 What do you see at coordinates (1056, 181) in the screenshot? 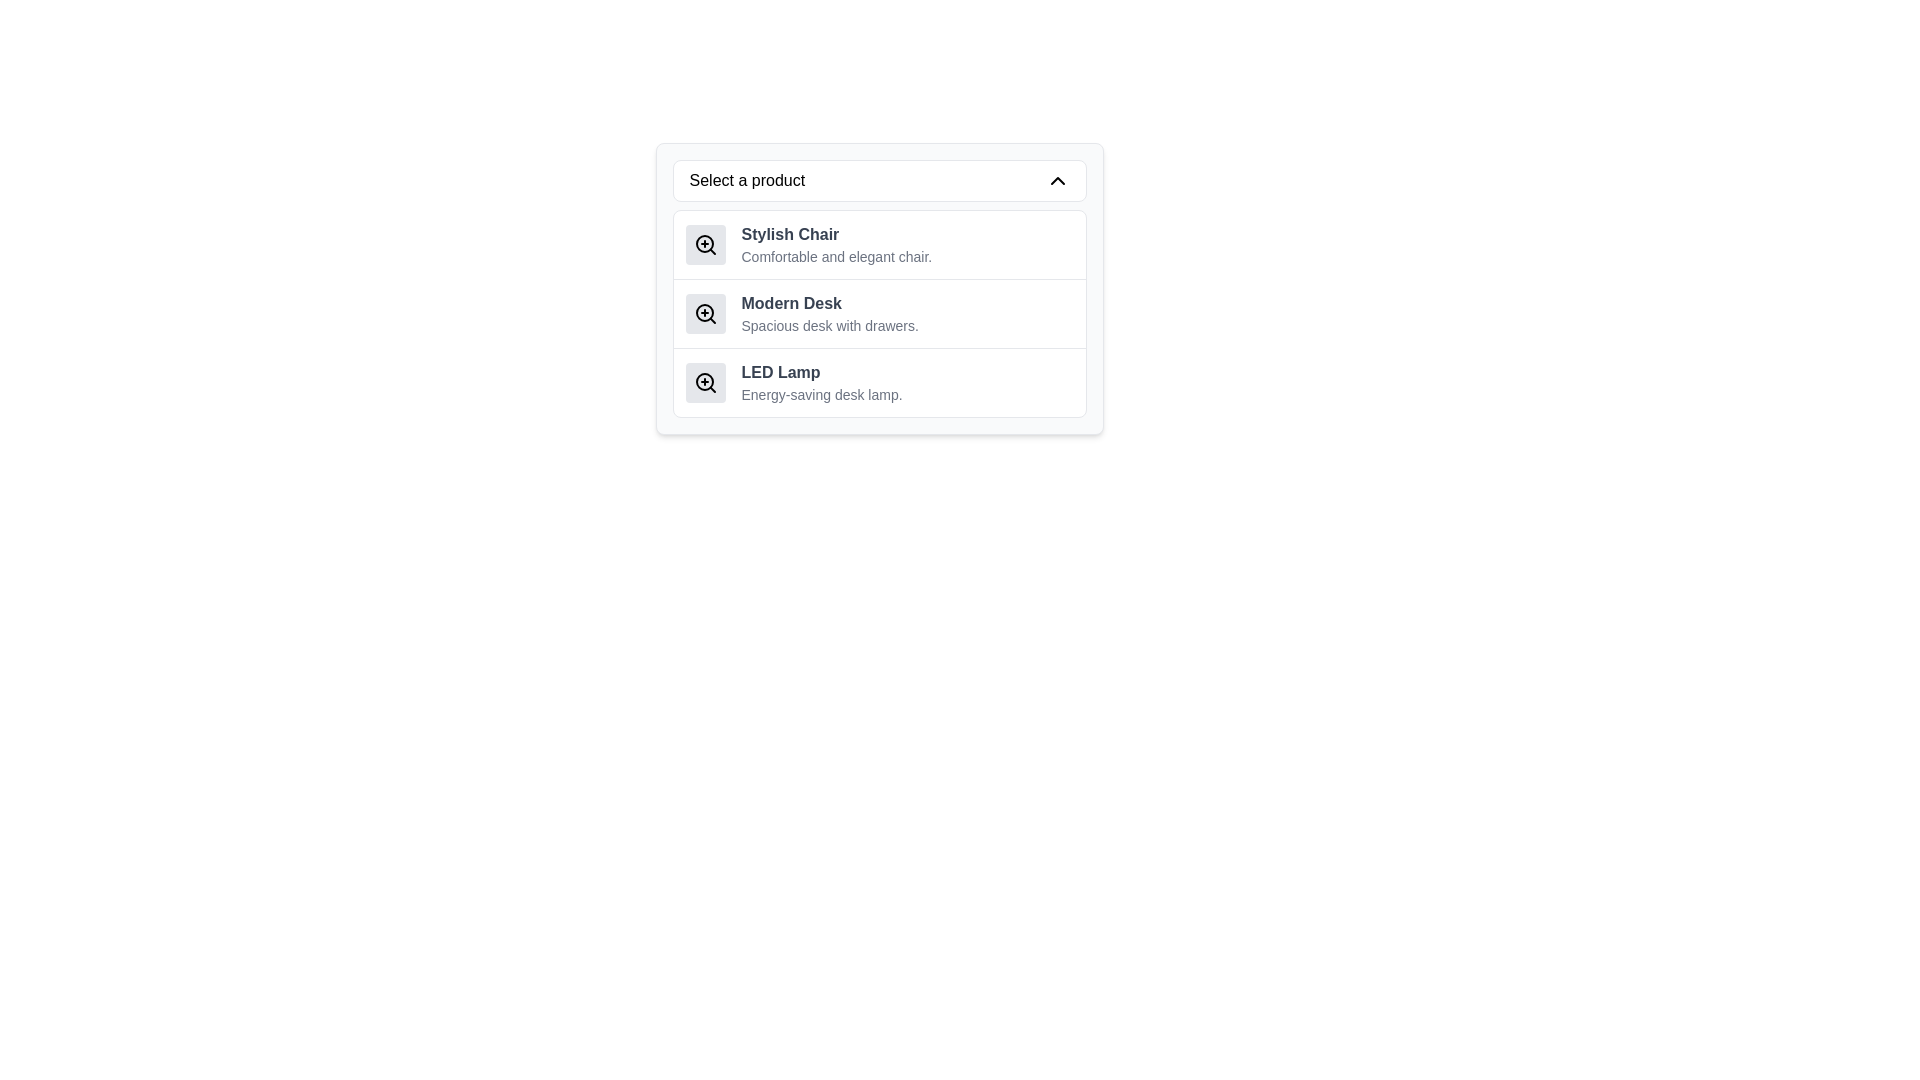
I see `the upward chevron icon on the far-right of the 'Select a product' selector bar` at bounding box center [1056, 181].